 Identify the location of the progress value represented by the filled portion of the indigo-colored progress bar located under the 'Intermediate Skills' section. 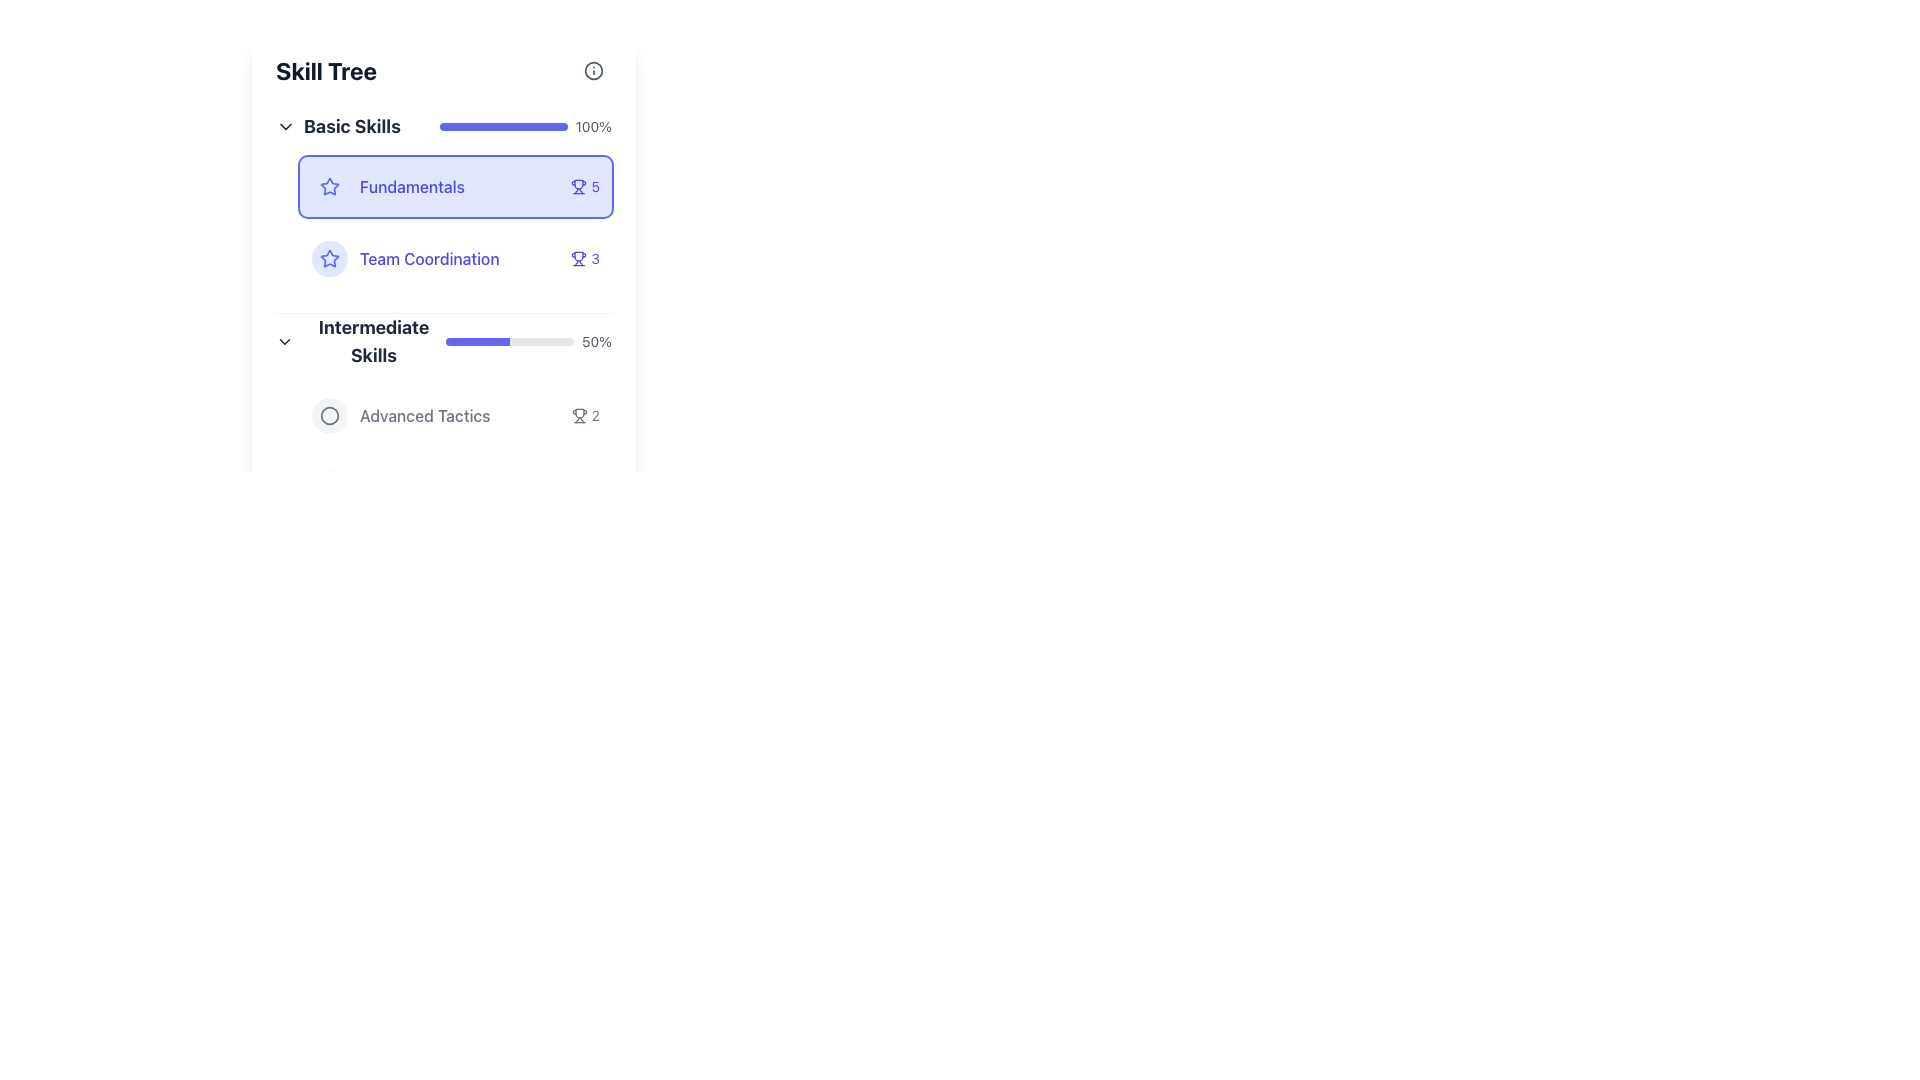
(477, 341).